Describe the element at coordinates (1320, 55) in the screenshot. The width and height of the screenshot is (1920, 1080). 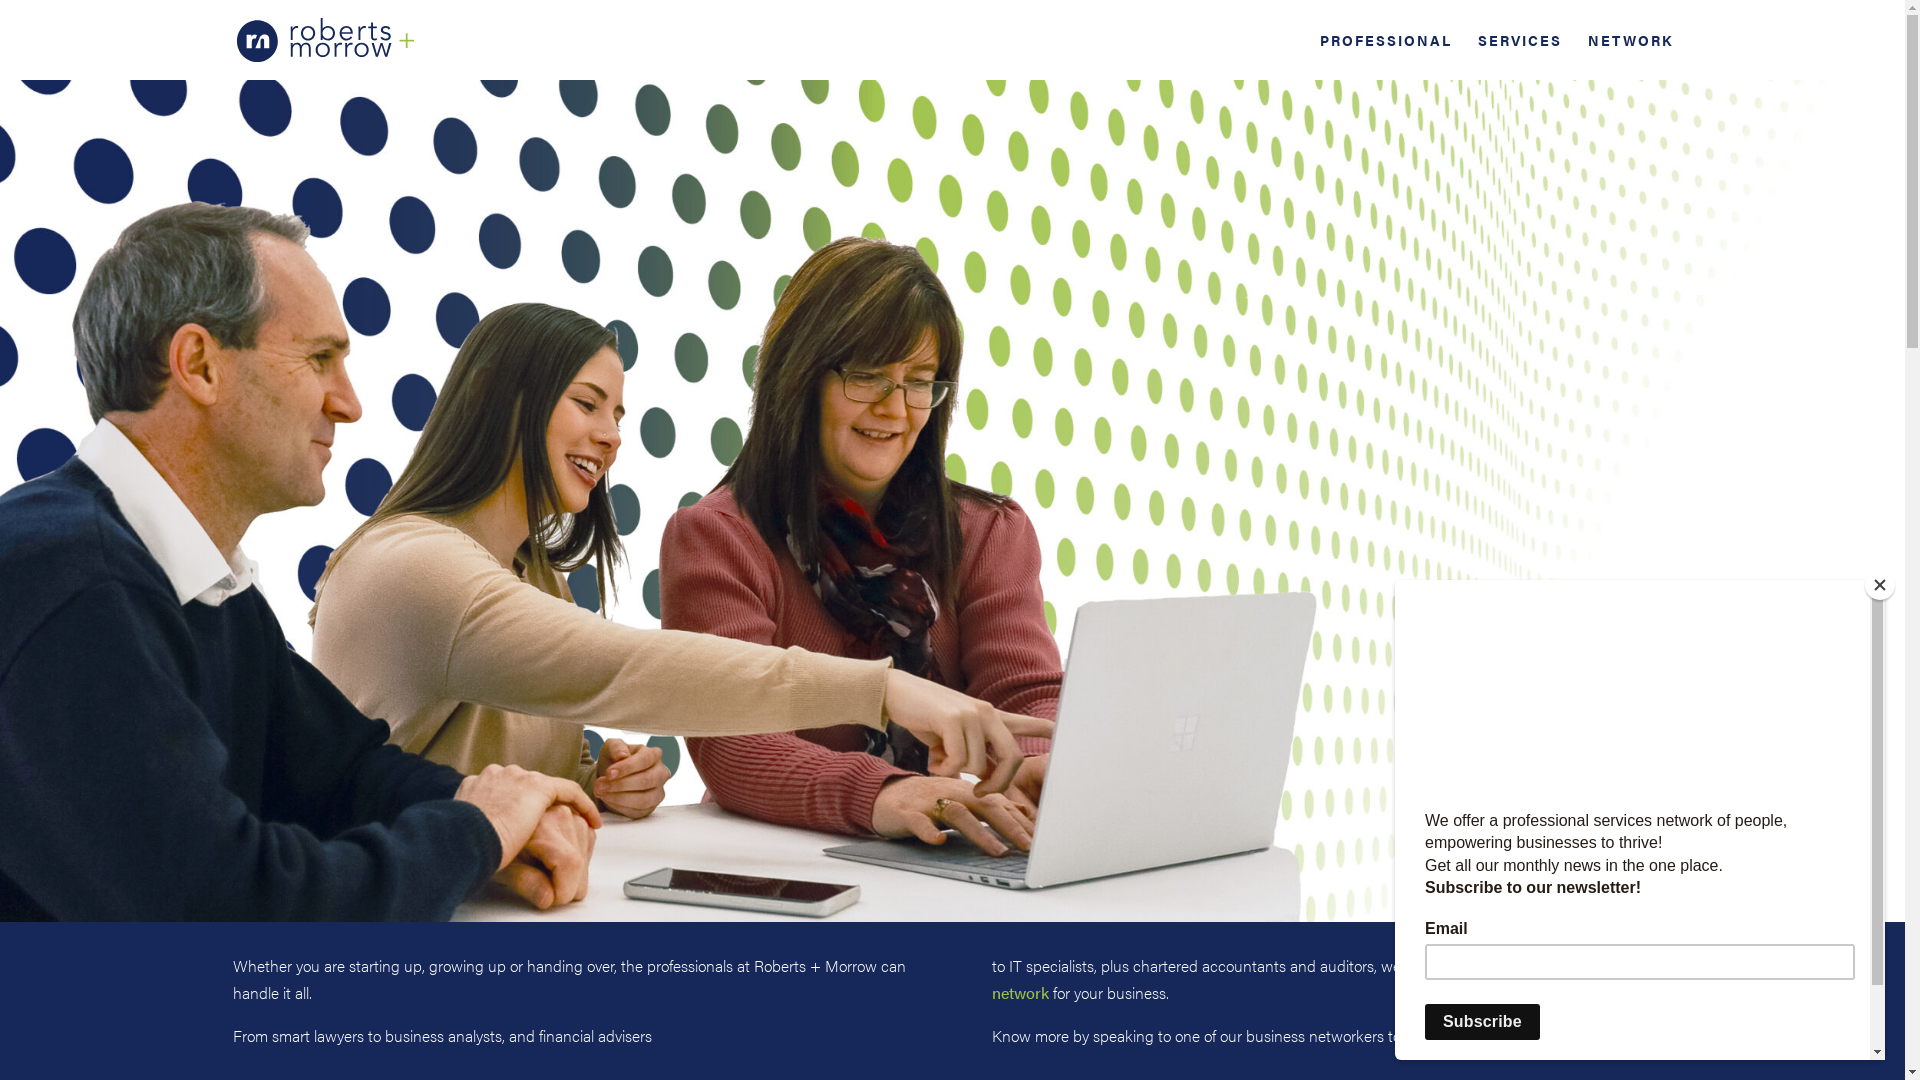
I see `'PROFESSIONAL'` at that location.